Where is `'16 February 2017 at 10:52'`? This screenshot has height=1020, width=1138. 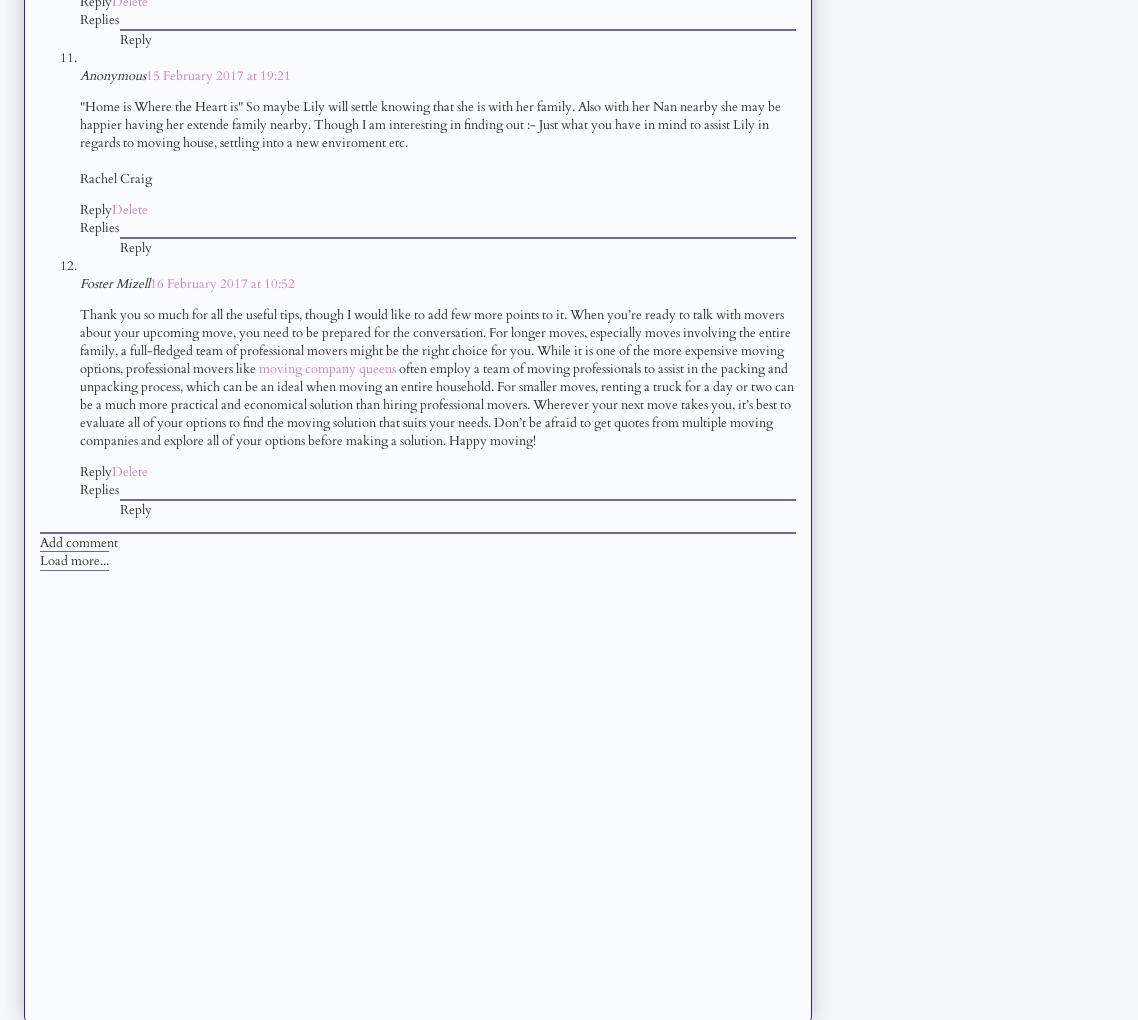
'16 February 2017 at 10:52' is located at coordinates (221, 282).